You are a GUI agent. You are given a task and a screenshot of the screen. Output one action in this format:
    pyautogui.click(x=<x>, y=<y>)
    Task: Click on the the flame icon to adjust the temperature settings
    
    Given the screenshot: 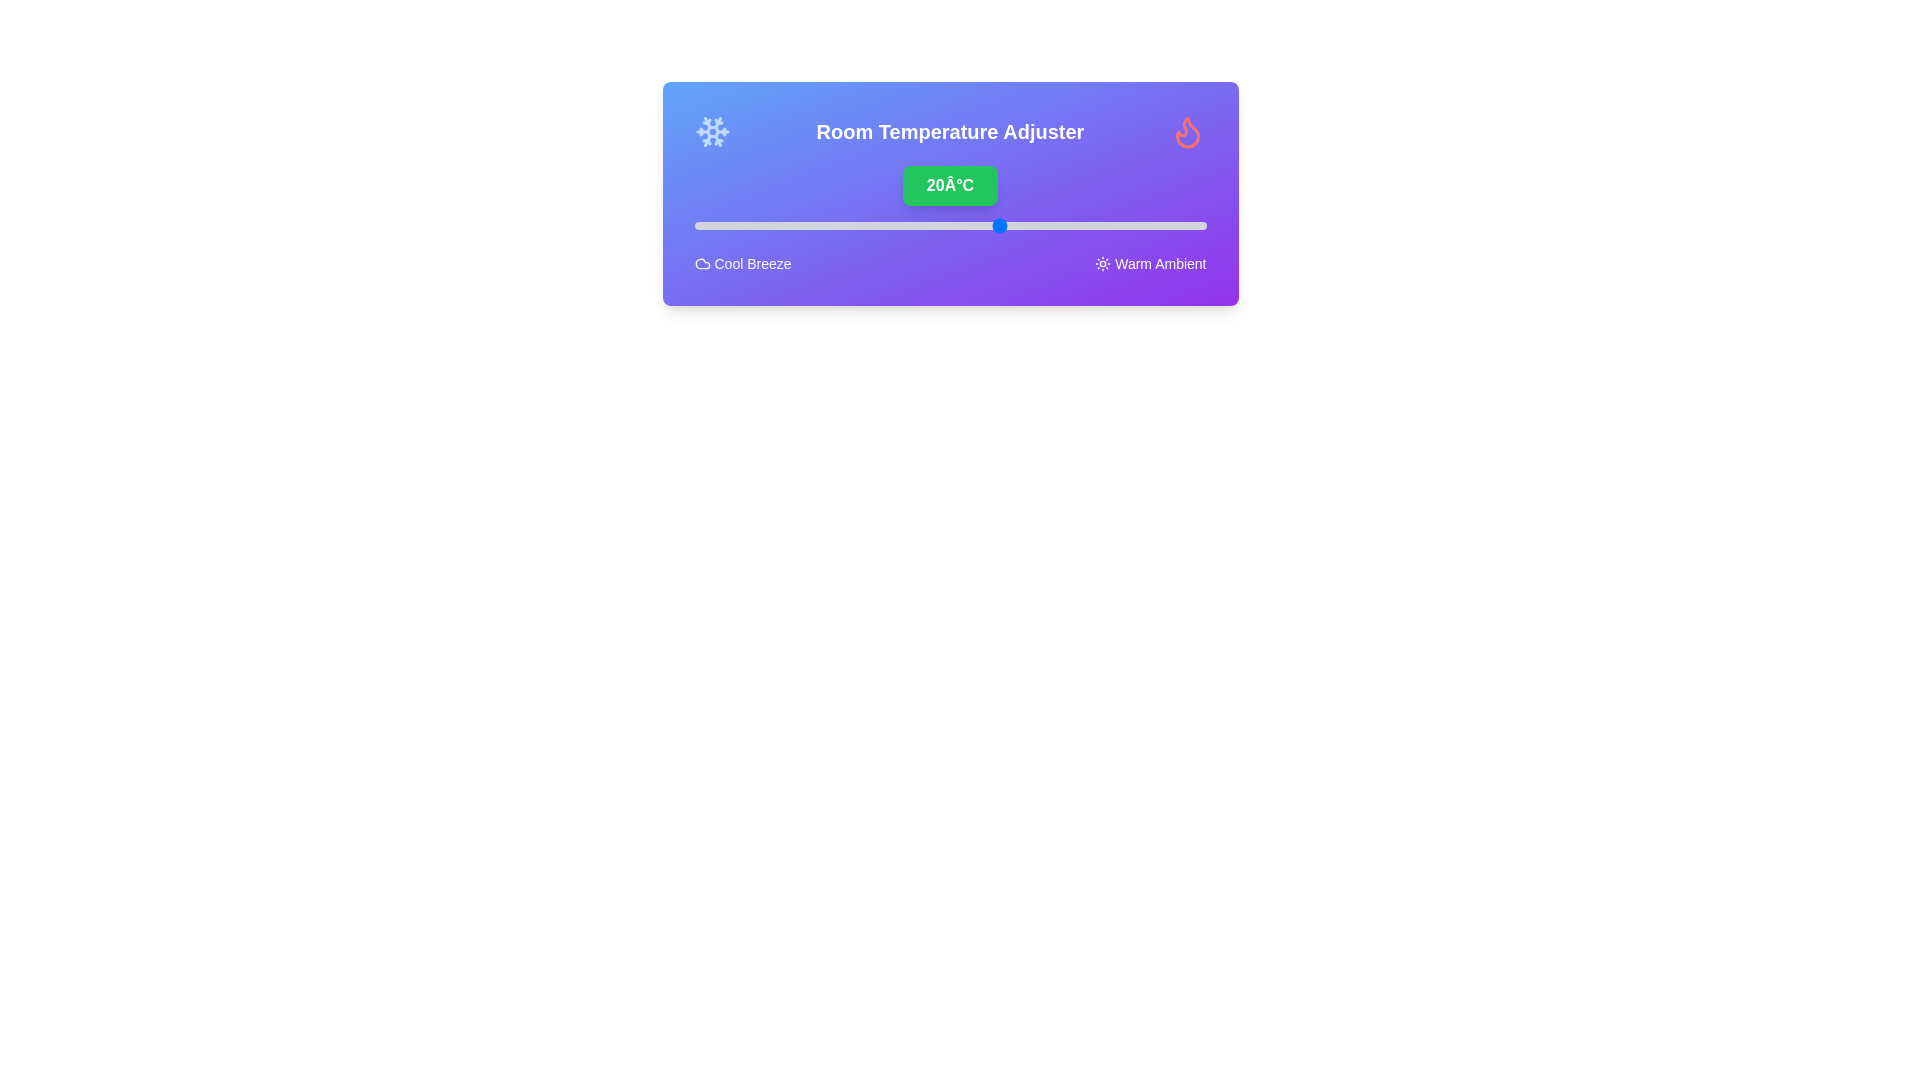 What is the action you would take?
    pyautogui.click(x=1188, y=131)
    